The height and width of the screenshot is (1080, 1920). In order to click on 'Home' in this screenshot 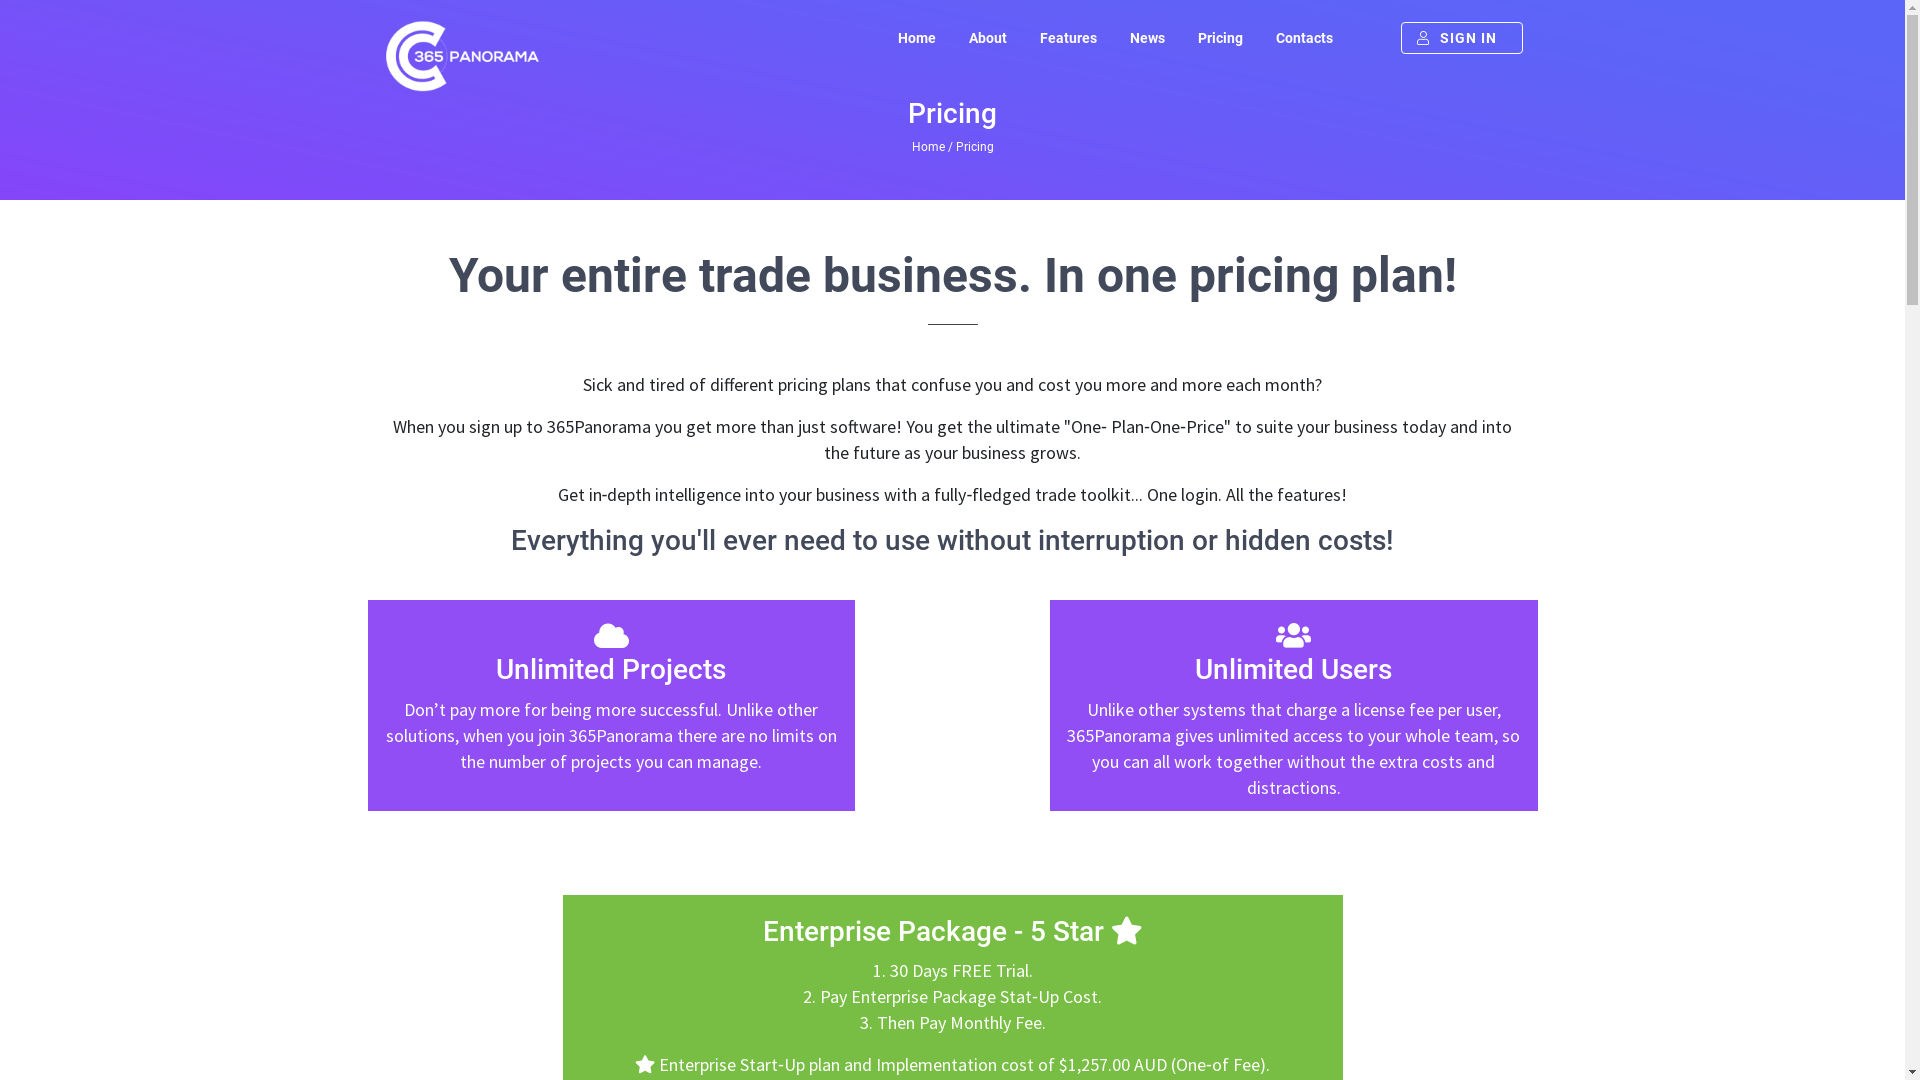, I will do `click(927, 145)`.